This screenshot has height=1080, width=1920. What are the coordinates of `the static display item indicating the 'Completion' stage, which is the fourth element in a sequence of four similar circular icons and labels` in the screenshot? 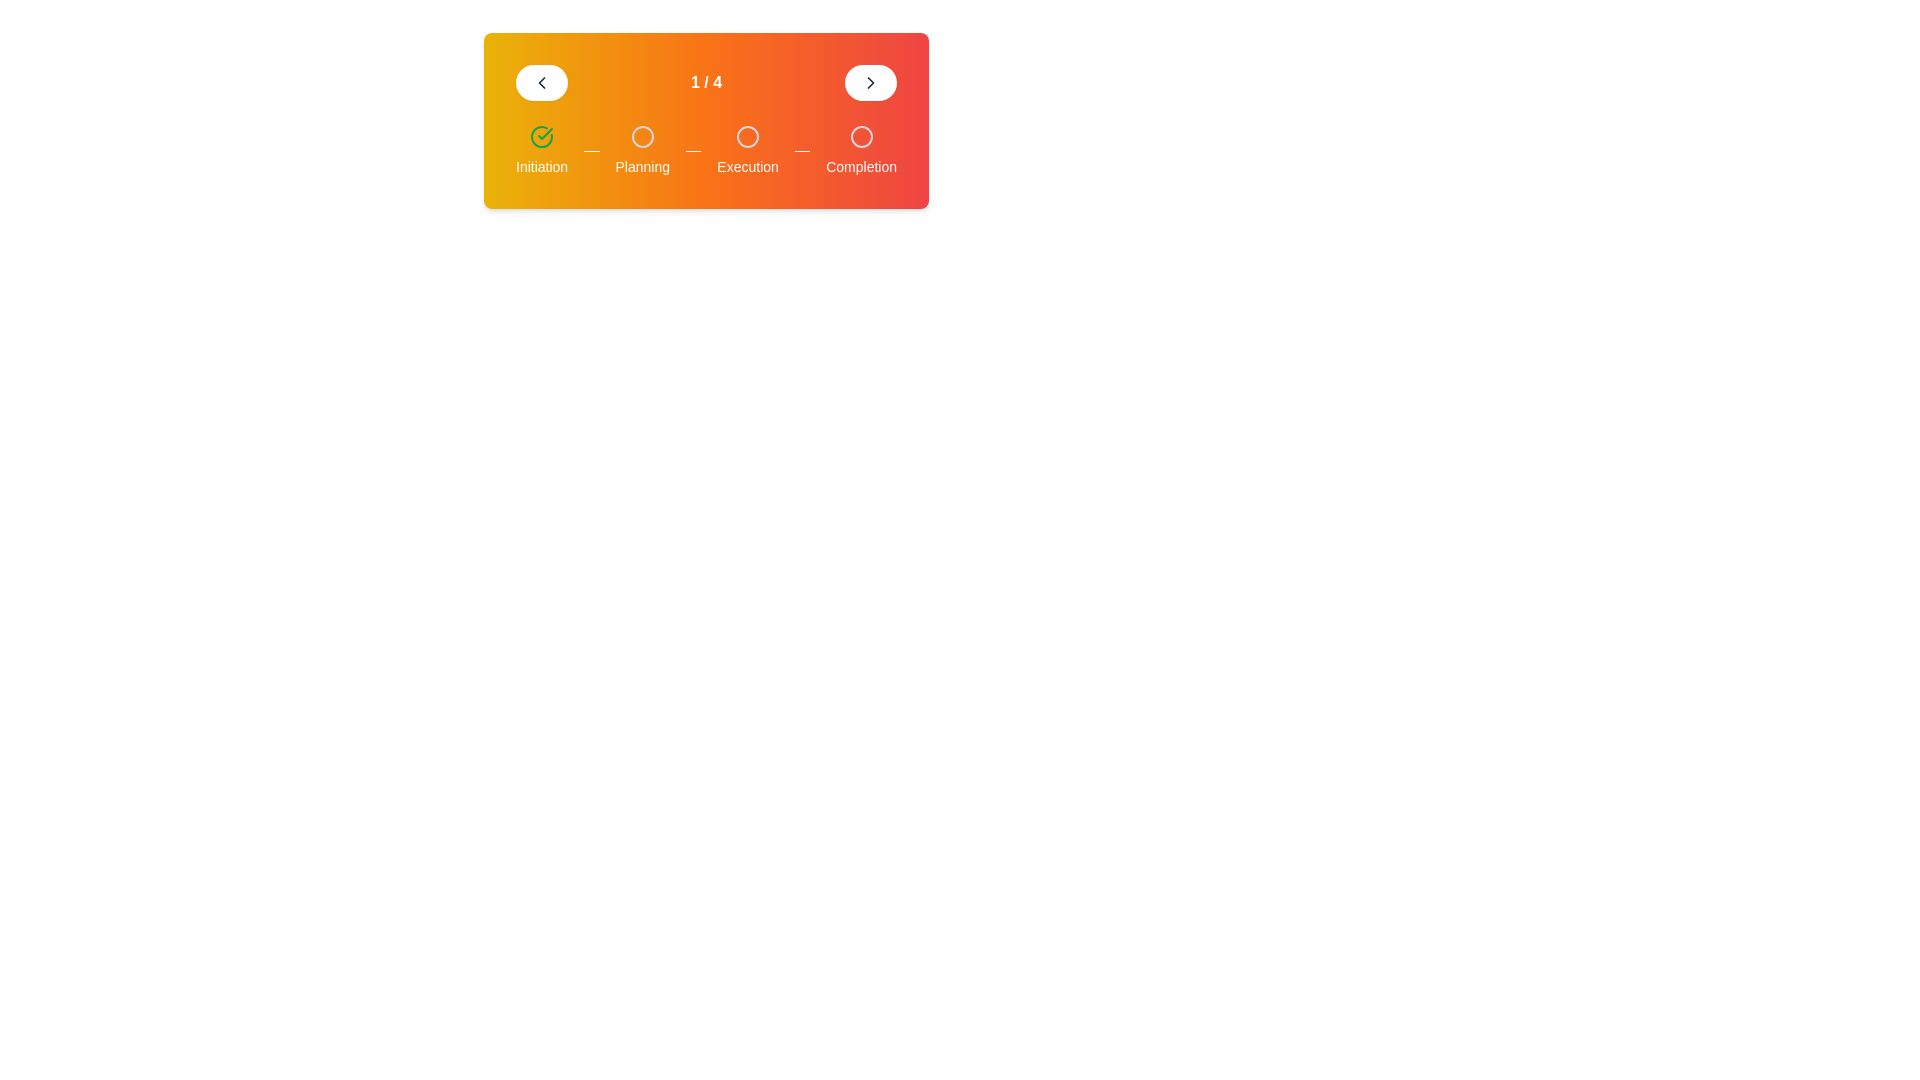 It's located at (861, 149).